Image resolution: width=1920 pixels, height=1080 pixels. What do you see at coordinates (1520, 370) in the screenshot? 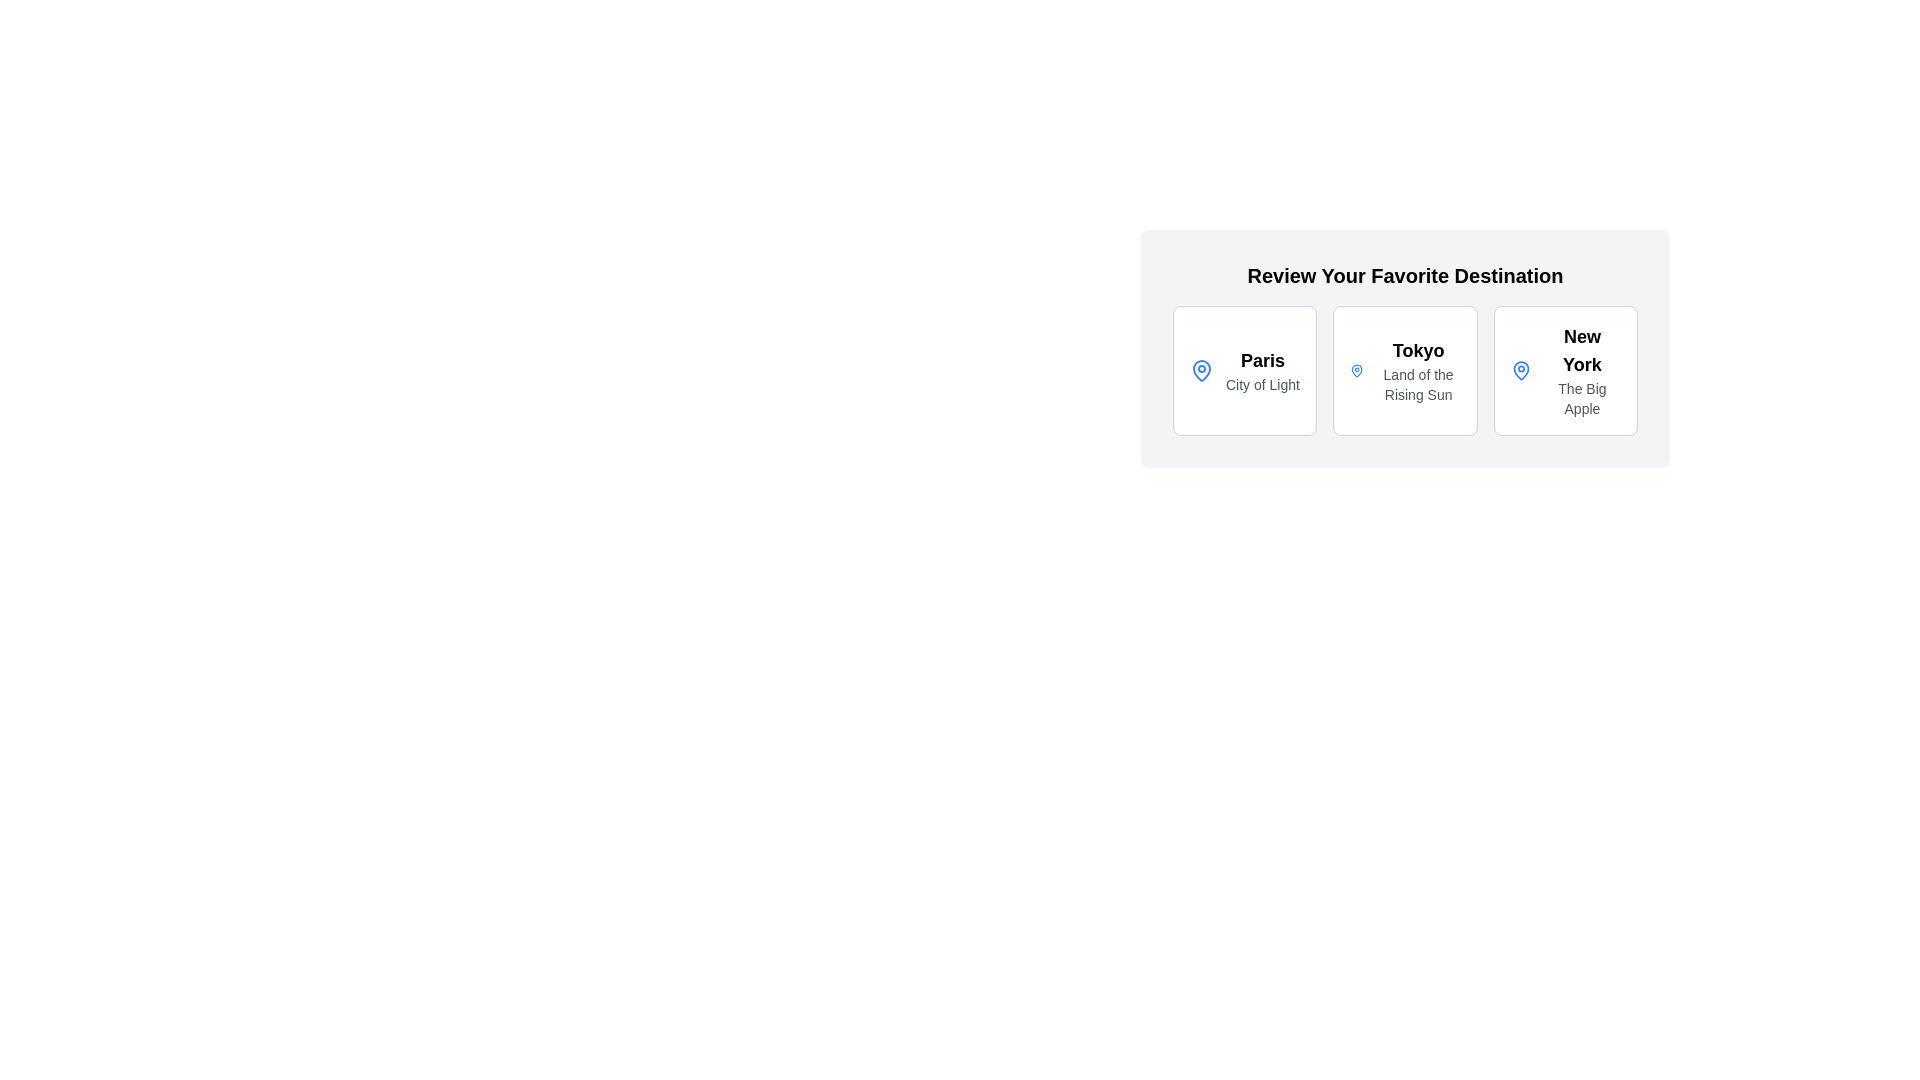
I see `the SVG pin icon element with a blue outline located next to the text 'Paris' in the 'Review Your Favorite Destination' options` at bounding box center [1520, 370].